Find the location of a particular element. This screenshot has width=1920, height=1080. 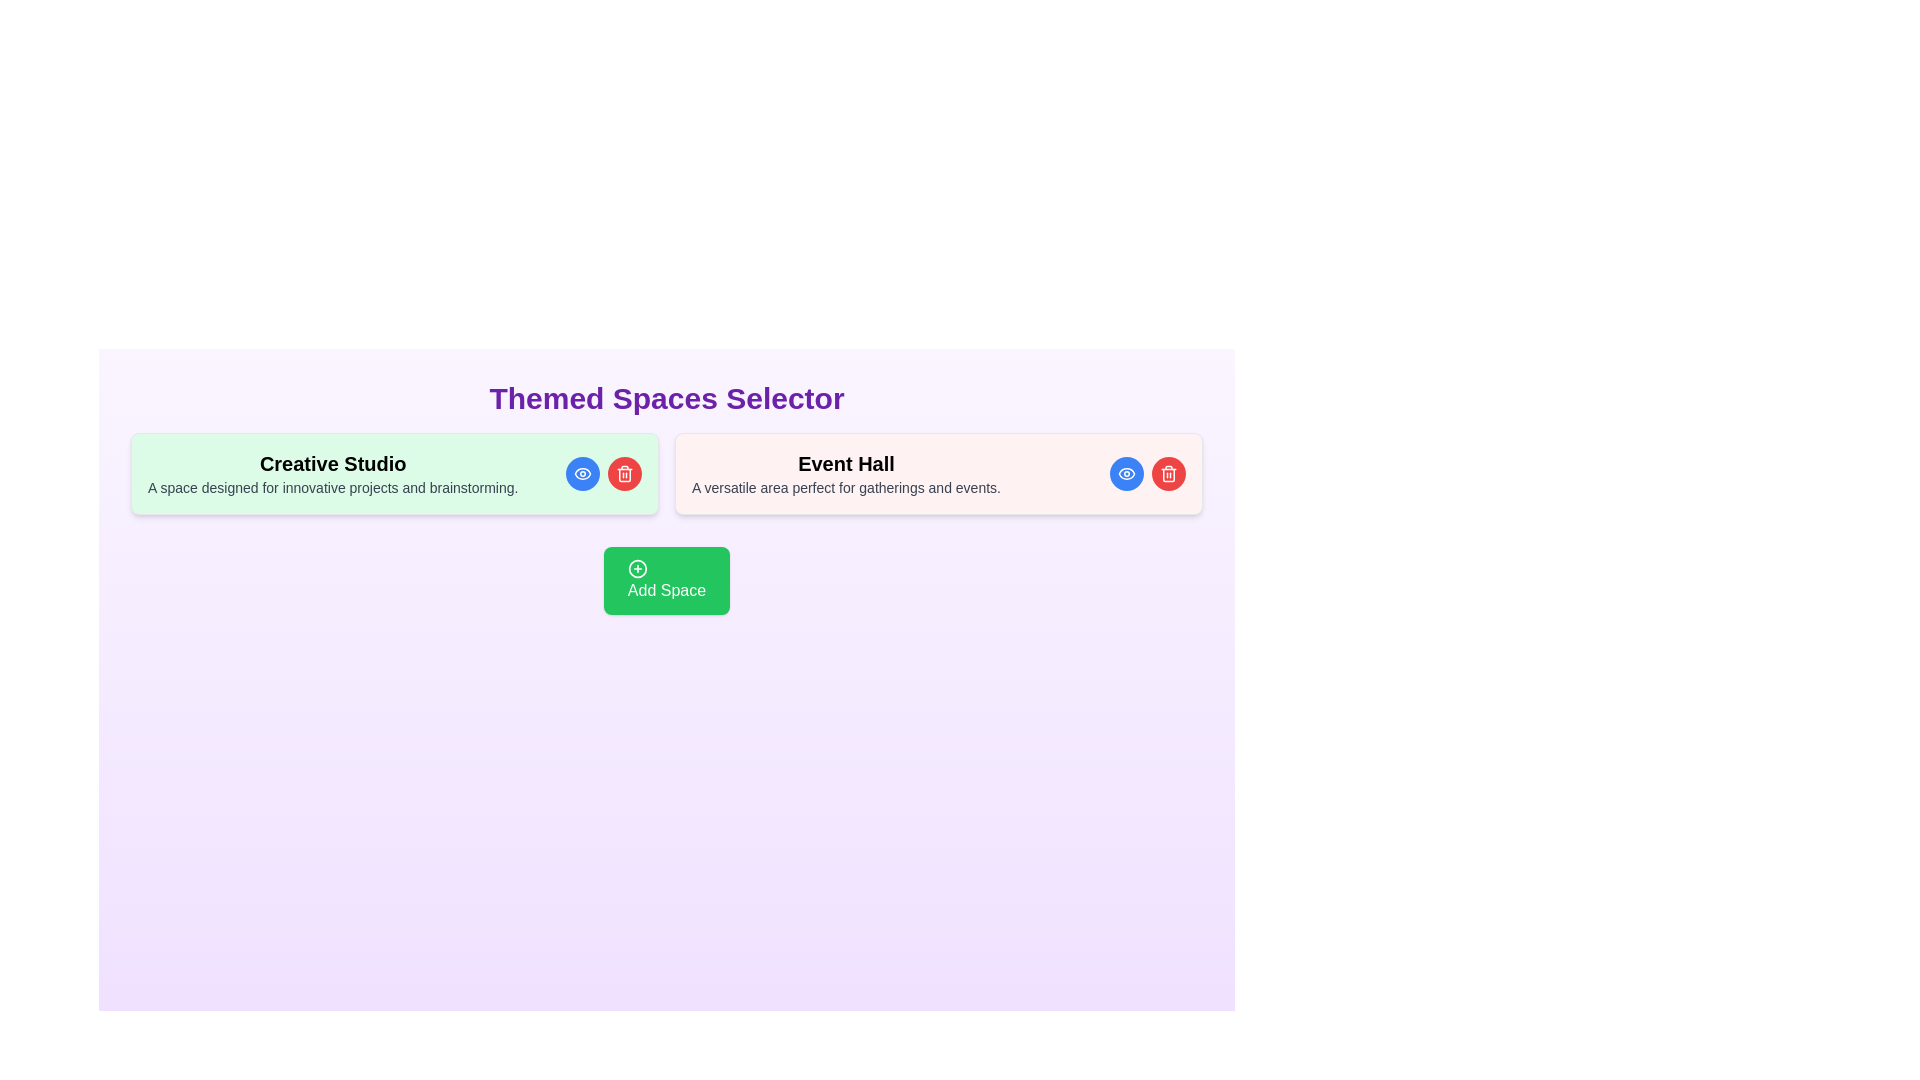

the circular blue button with a white eye icon located in the 'Event Hall' section is located at coordinates (1127, 474).